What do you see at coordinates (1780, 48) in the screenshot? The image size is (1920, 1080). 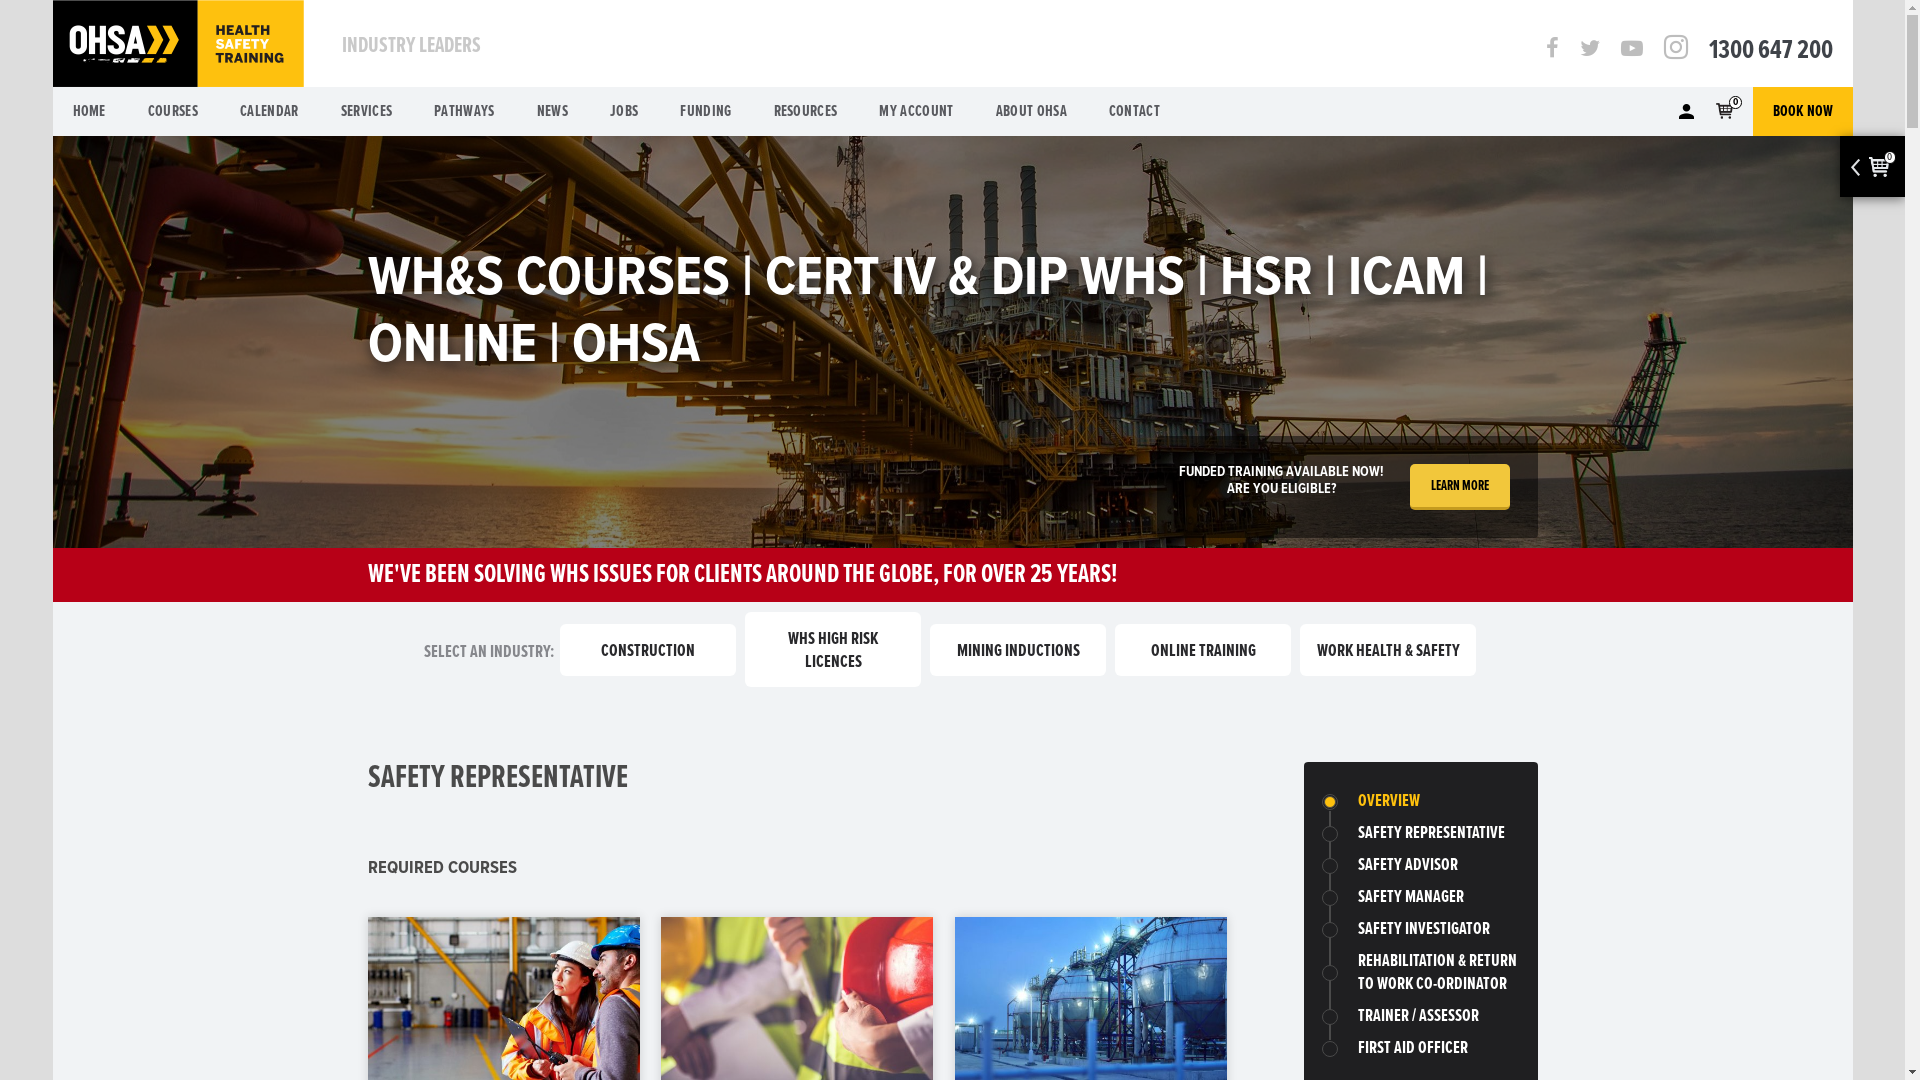 I see `'1300 647 200'` at bounding box center [1780, 48].